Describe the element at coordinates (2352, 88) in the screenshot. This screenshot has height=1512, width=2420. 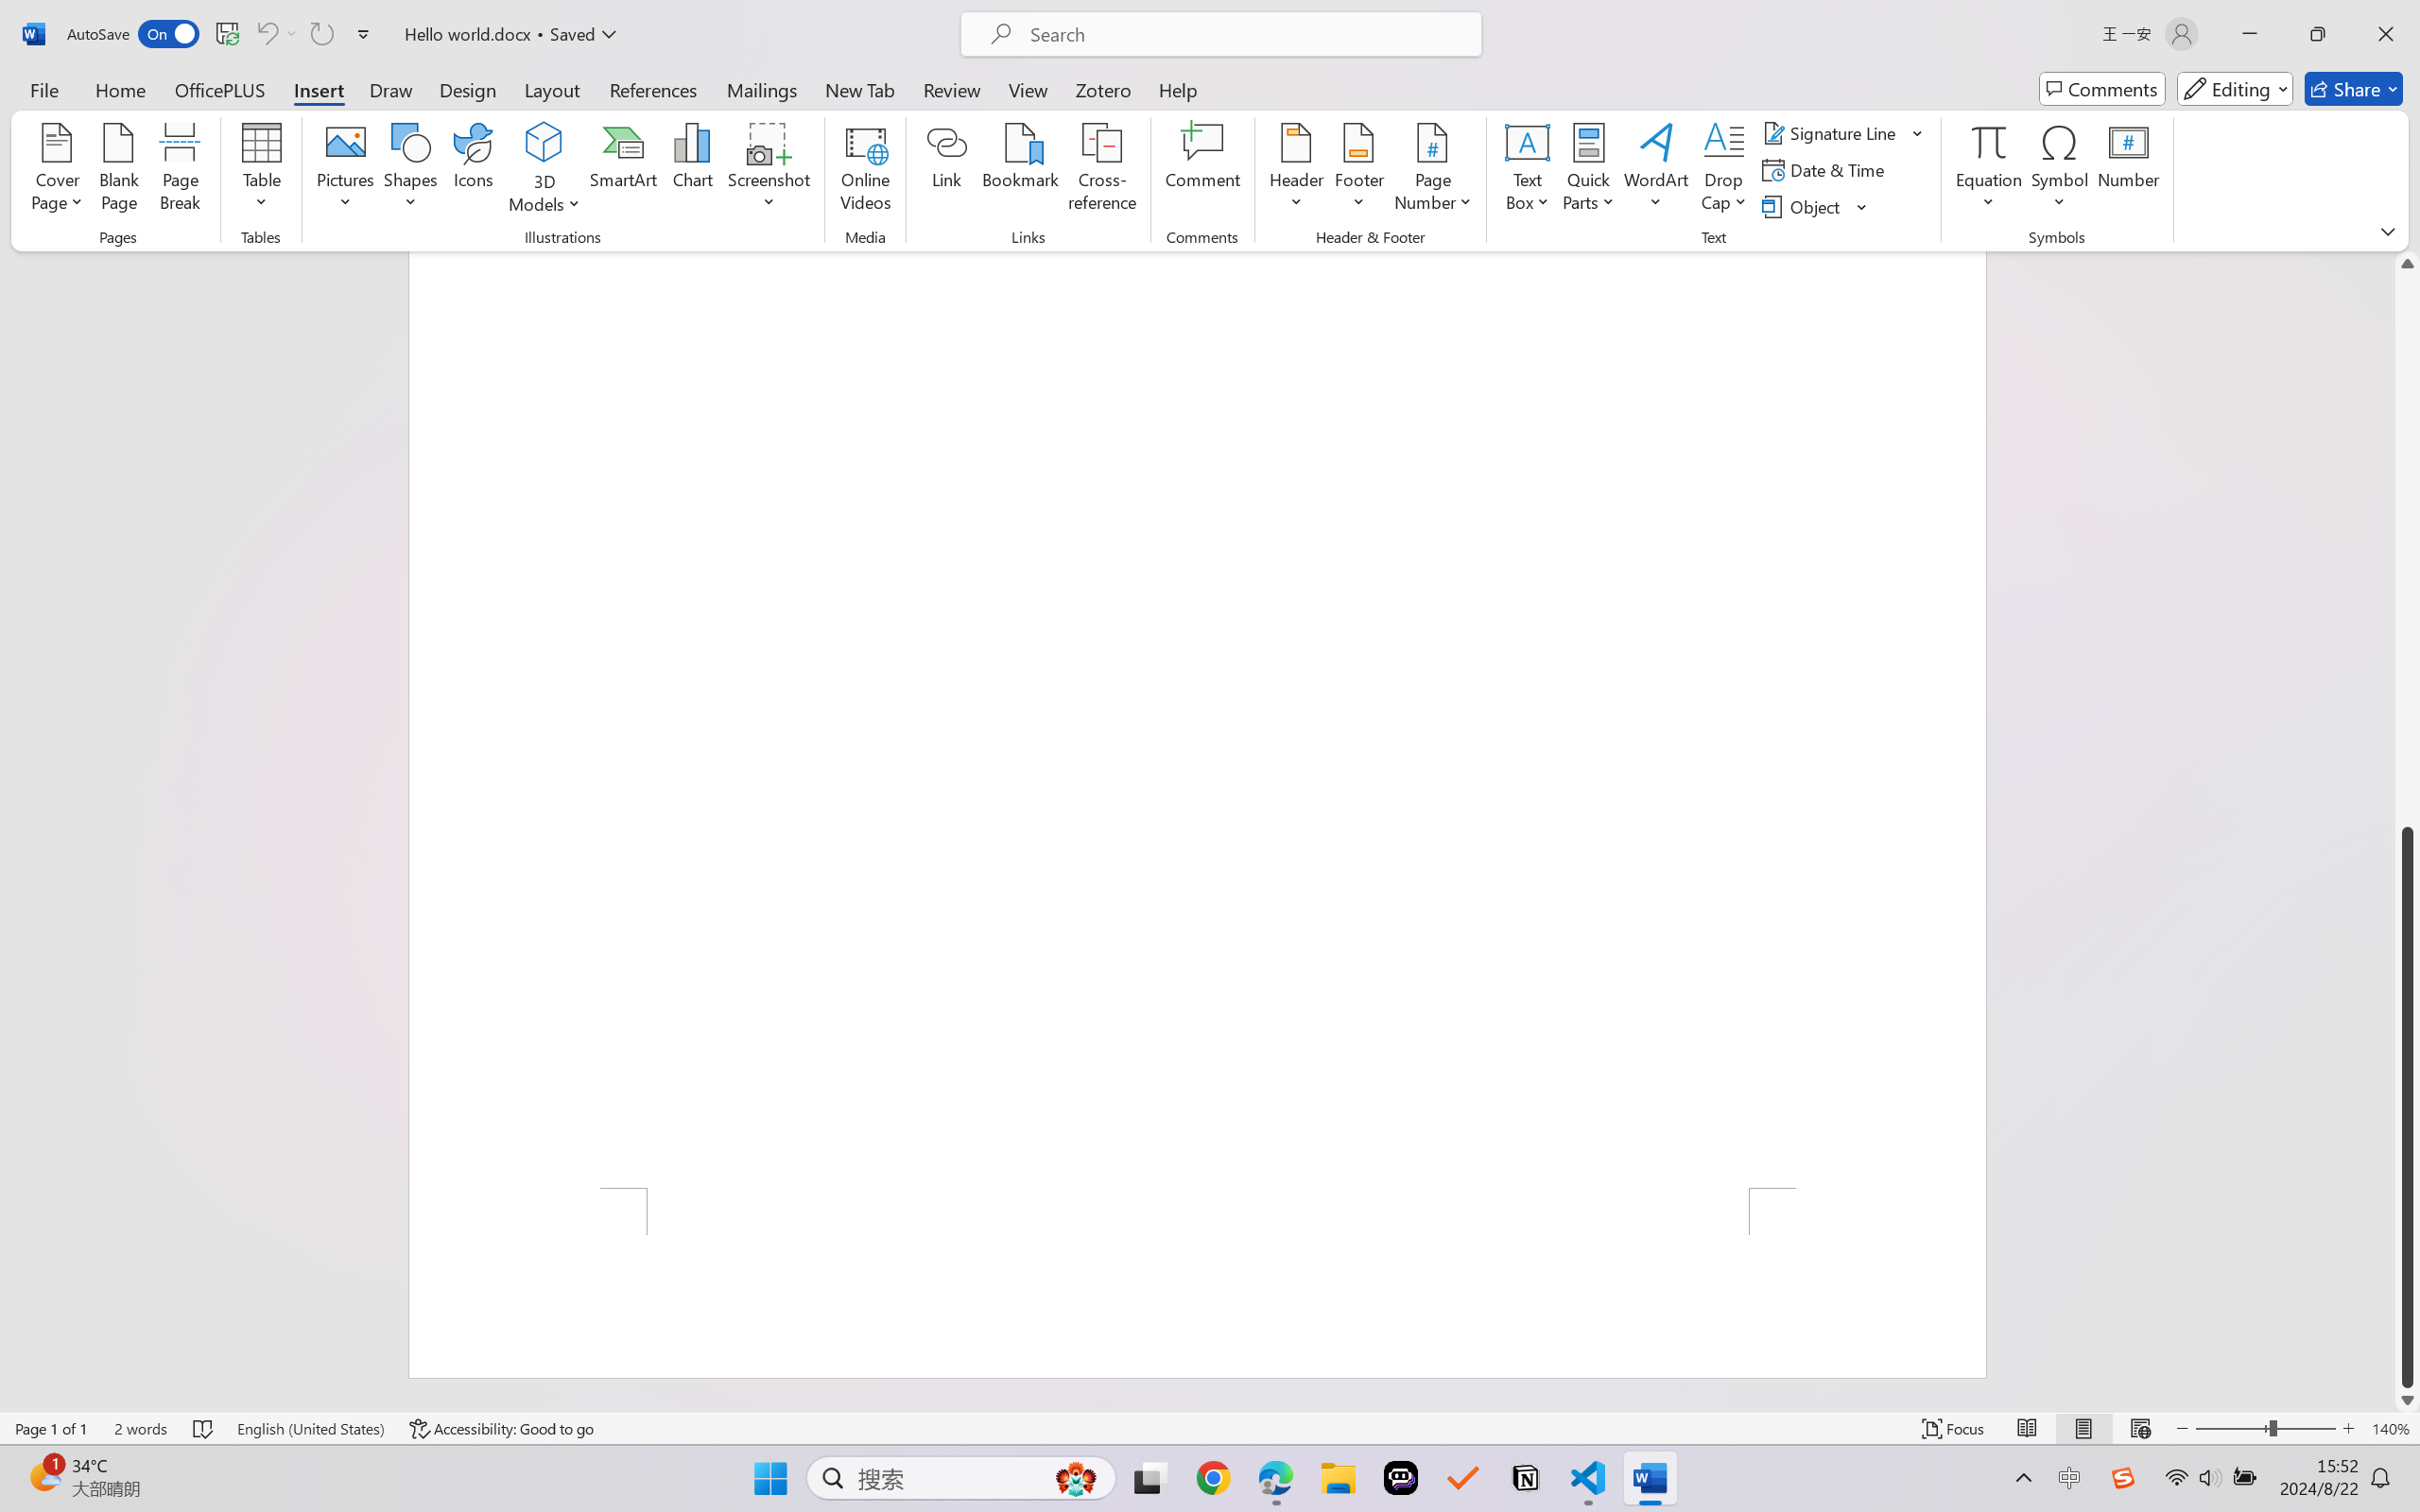
I see `'Share'` at that location.